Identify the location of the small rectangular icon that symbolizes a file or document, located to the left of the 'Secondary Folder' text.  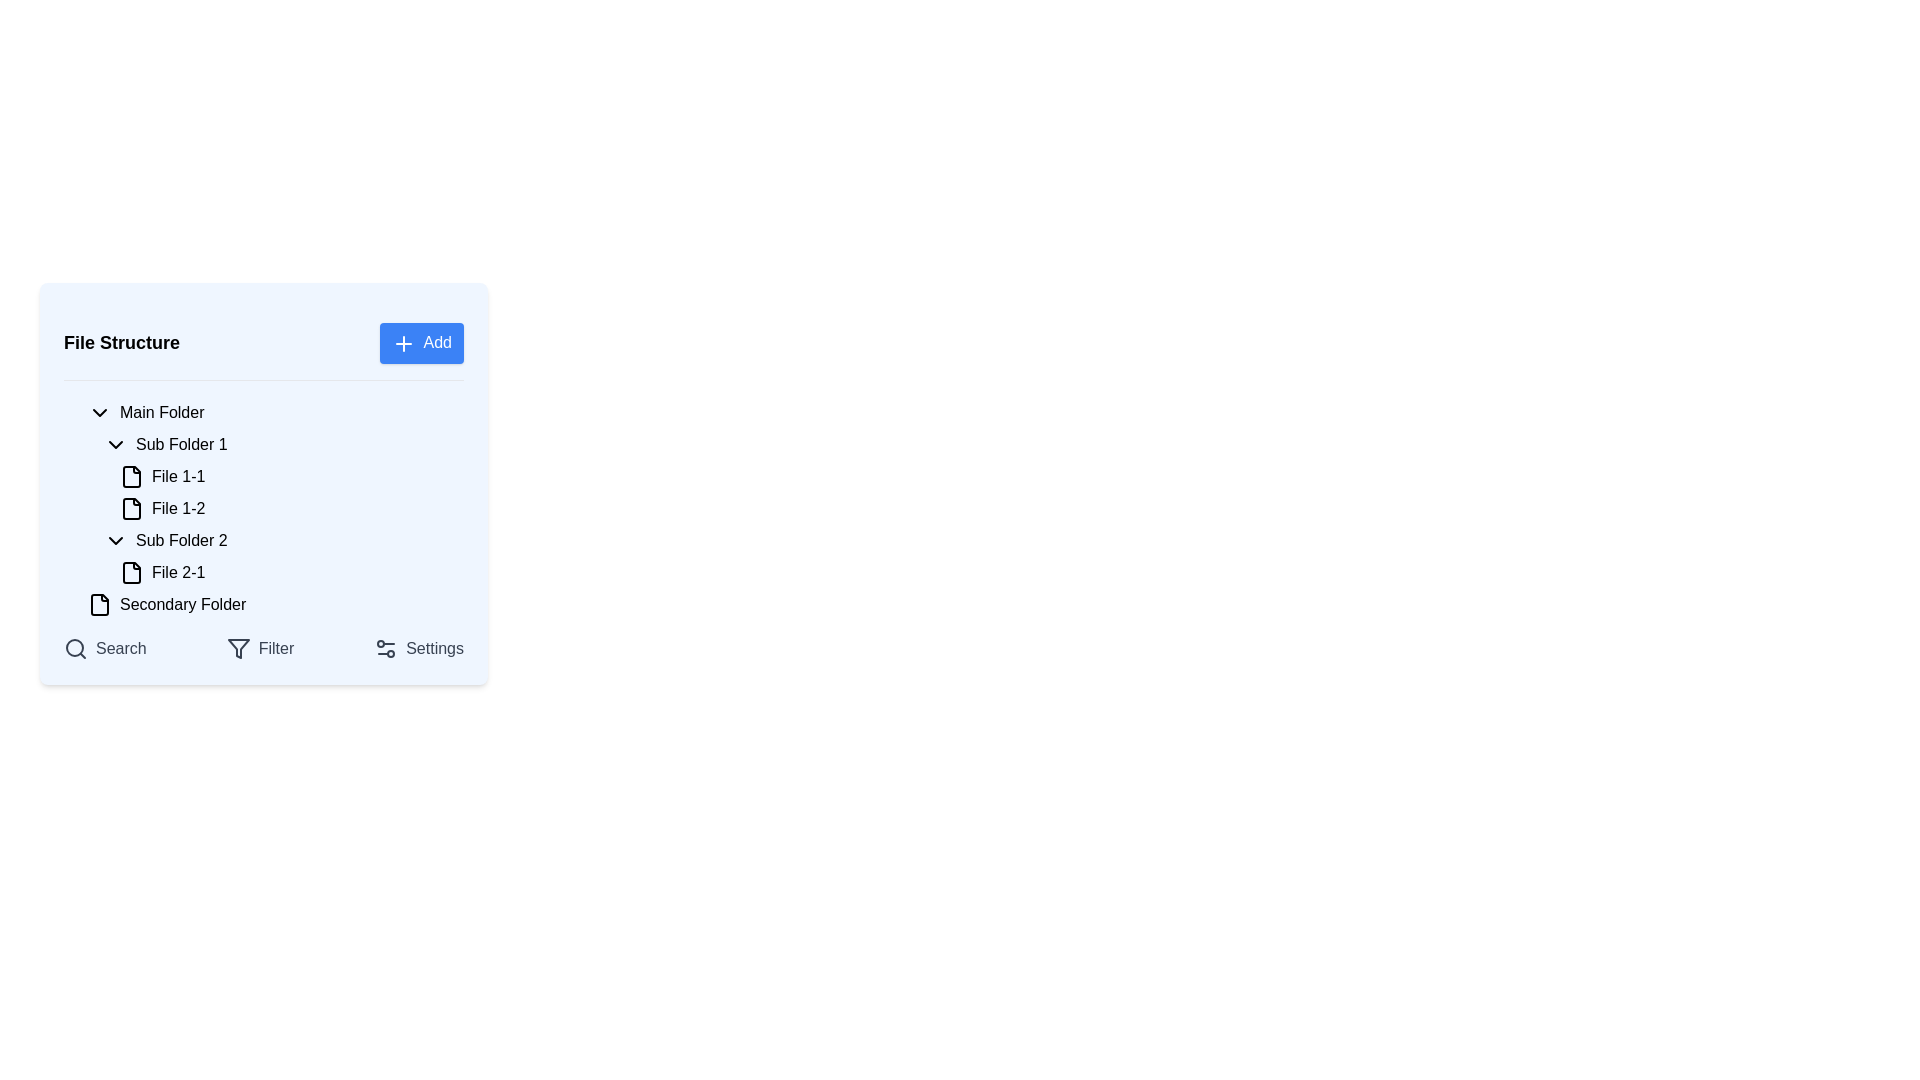
(99, 603).